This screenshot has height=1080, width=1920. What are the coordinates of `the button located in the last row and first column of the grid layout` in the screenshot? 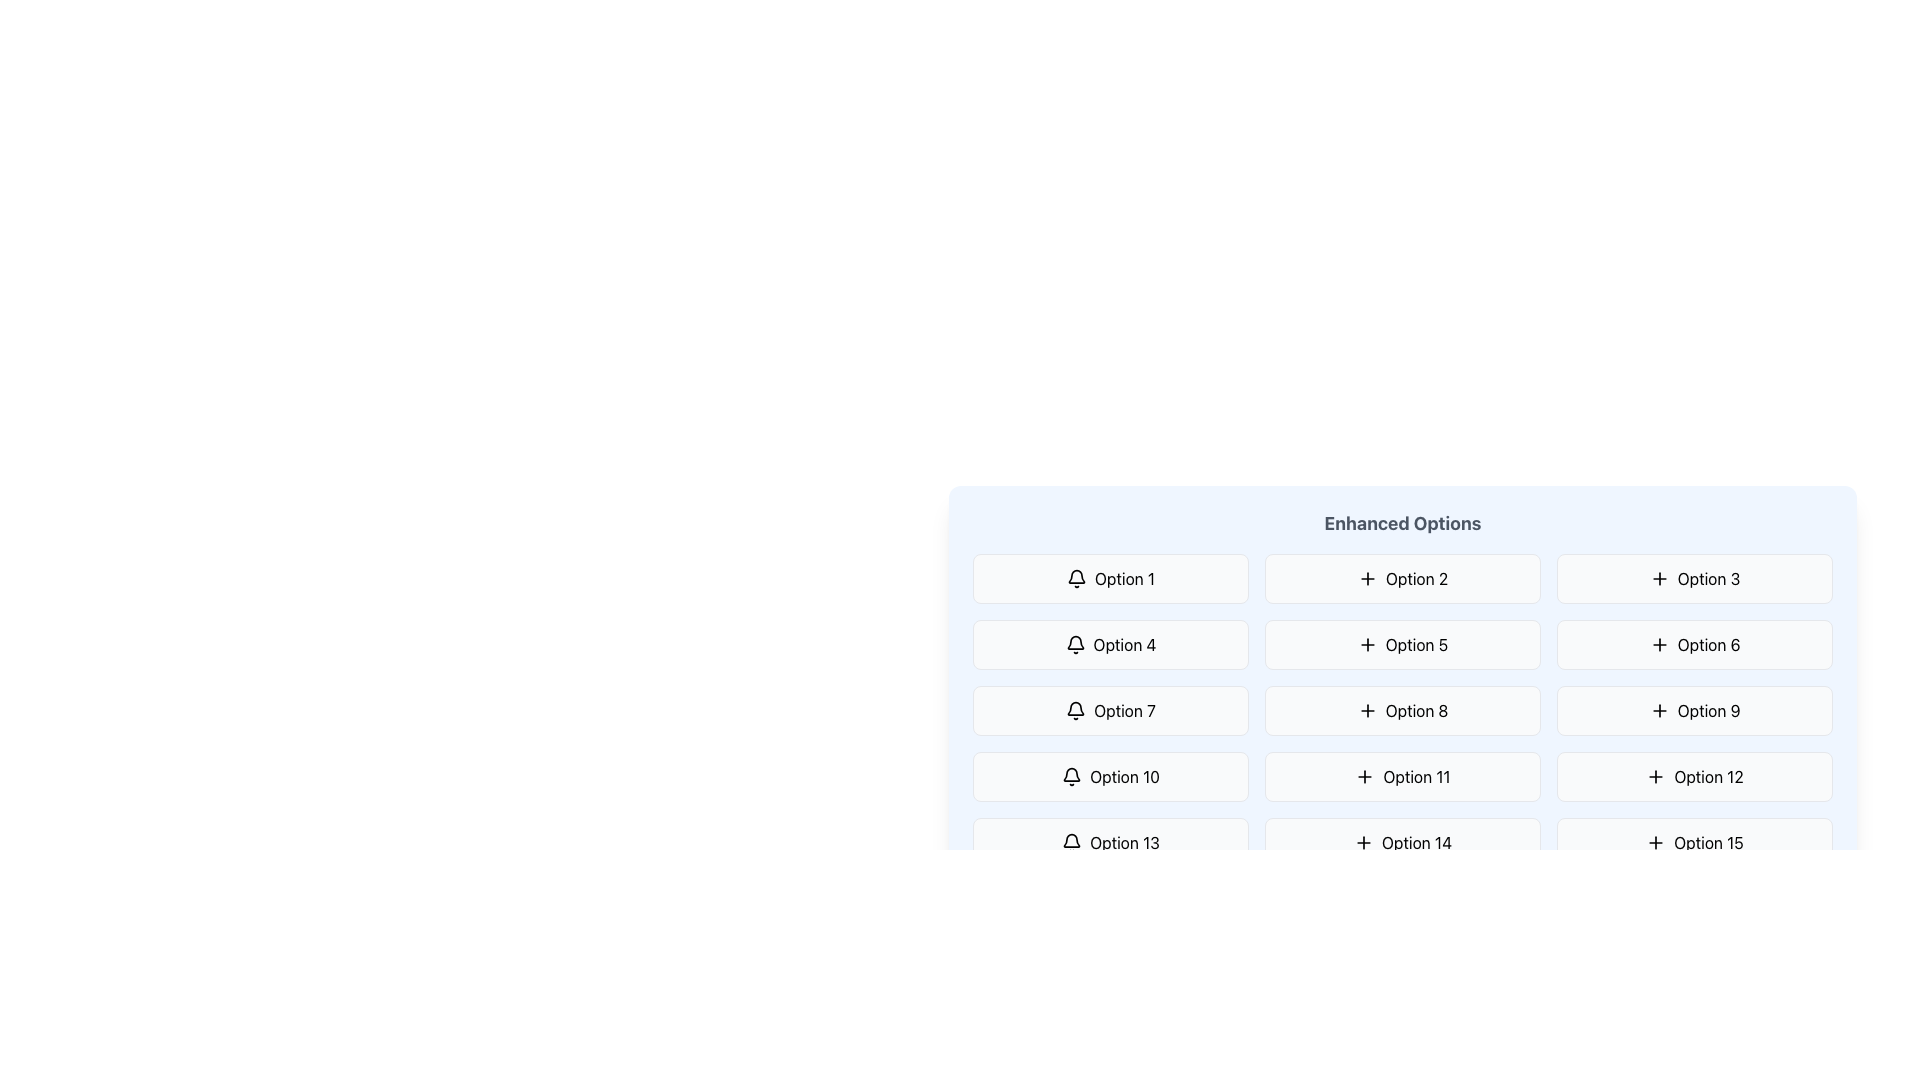 It's located at (1109, 974).